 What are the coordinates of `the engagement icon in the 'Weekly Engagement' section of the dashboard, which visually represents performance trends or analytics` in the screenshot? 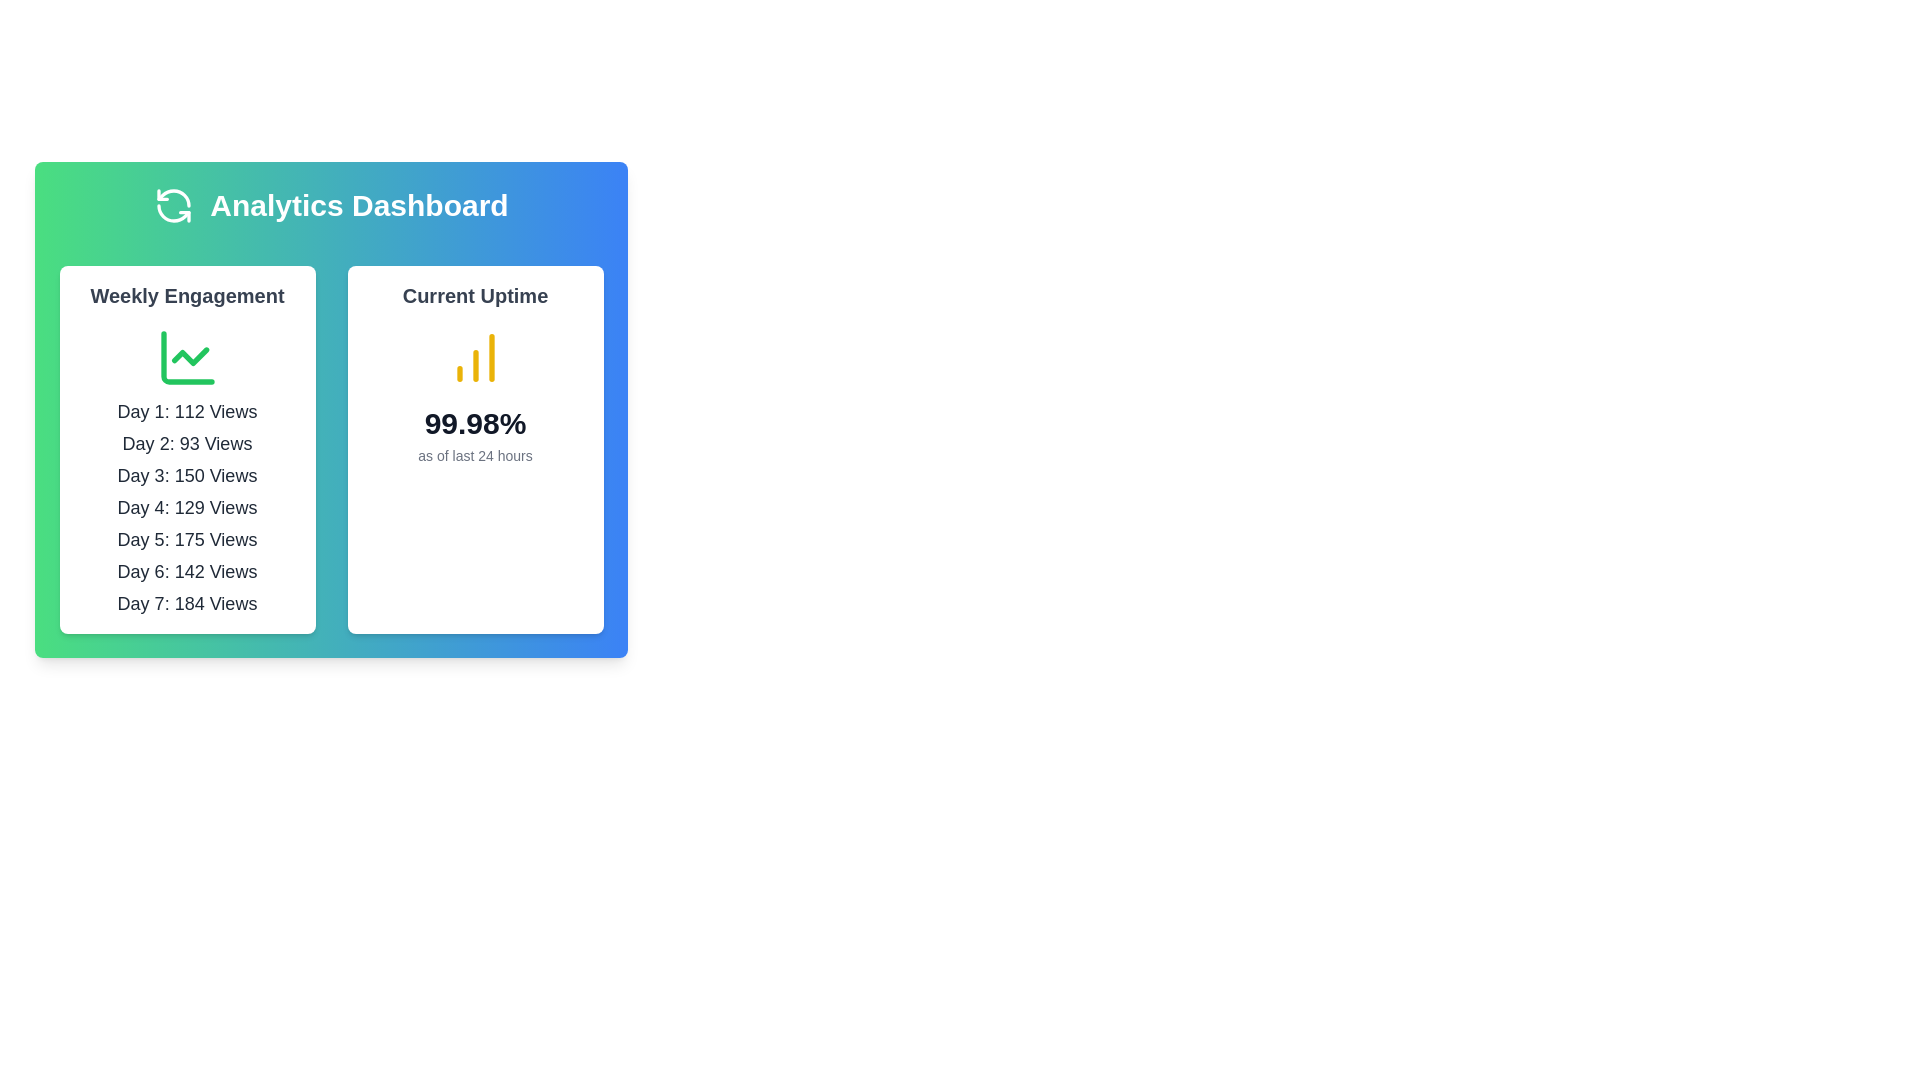 It's located at (187, 357).